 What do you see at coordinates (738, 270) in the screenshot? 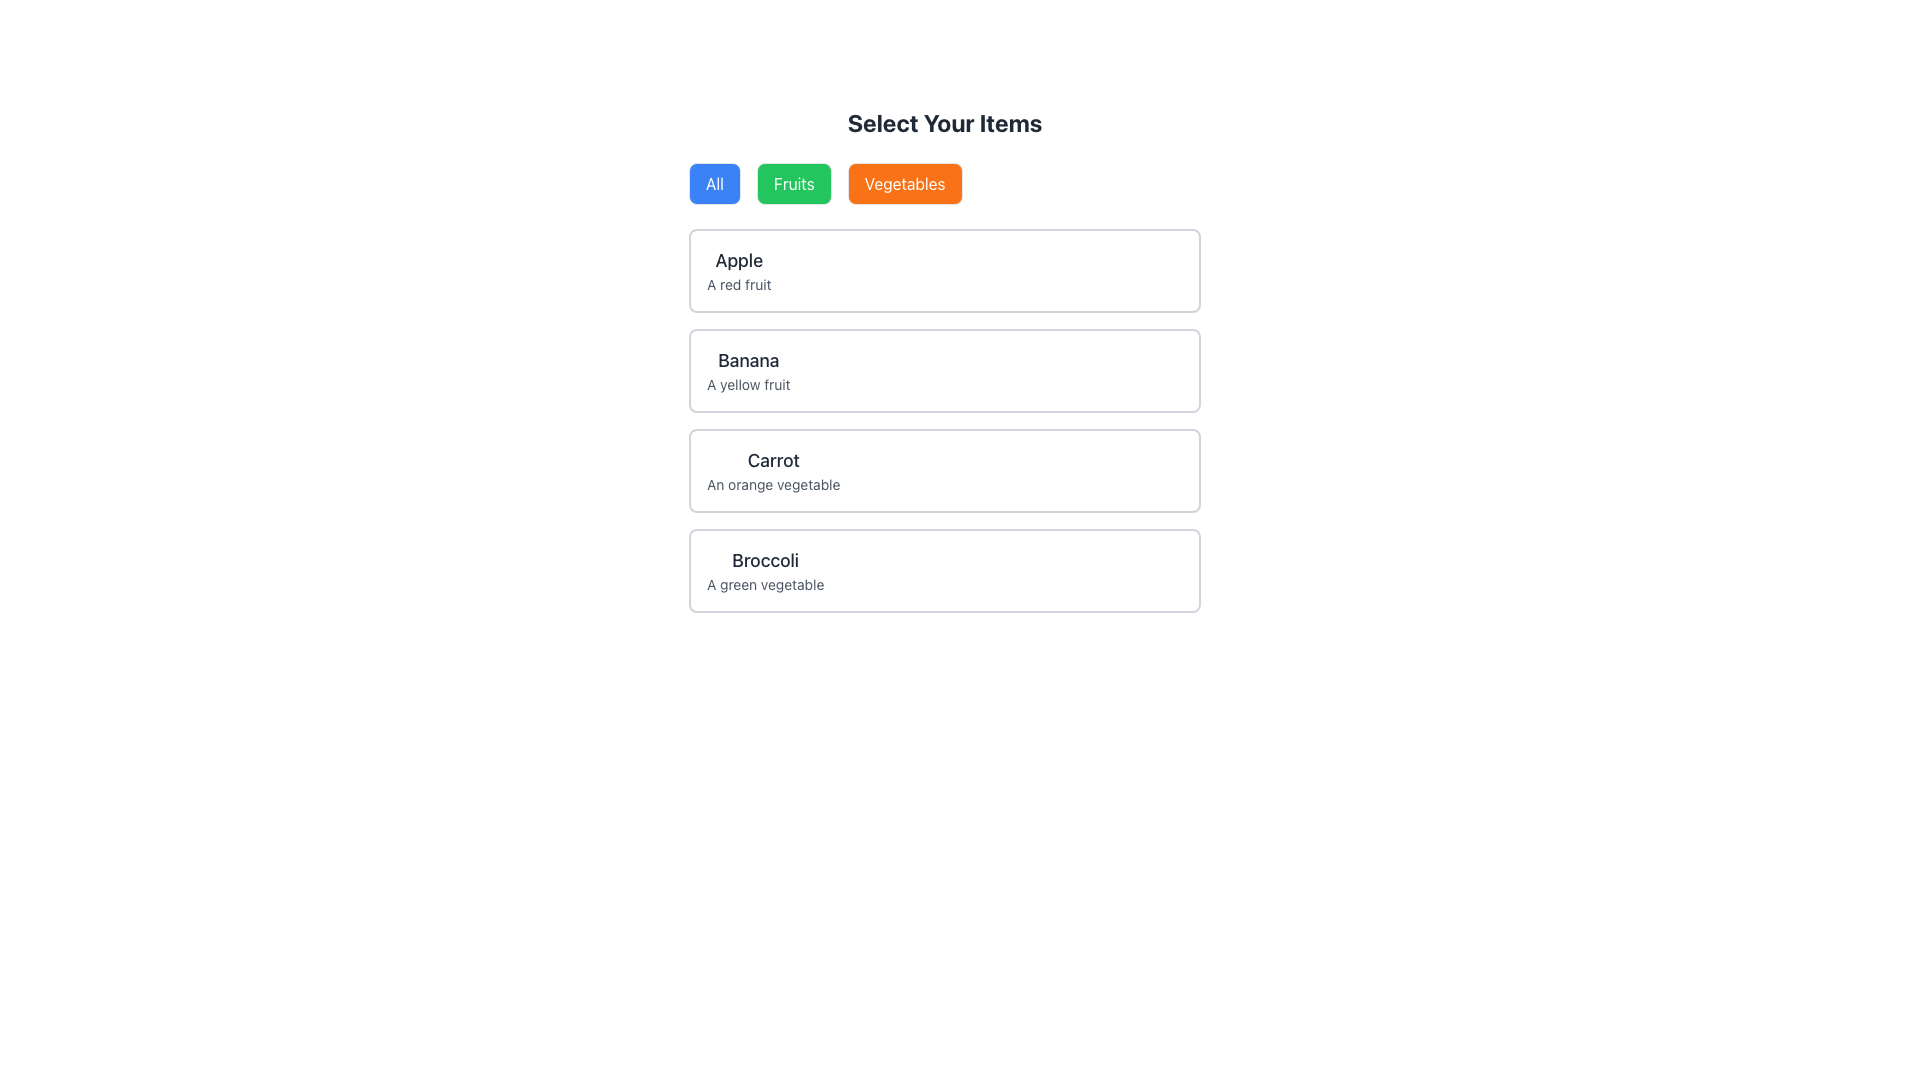
I see `the informational text block describing 'Apple' as 'A red fruit', which is the first item in a vertically stacked list and is located near the top, centered horizontally within the page` at bounding box center [738, 270].